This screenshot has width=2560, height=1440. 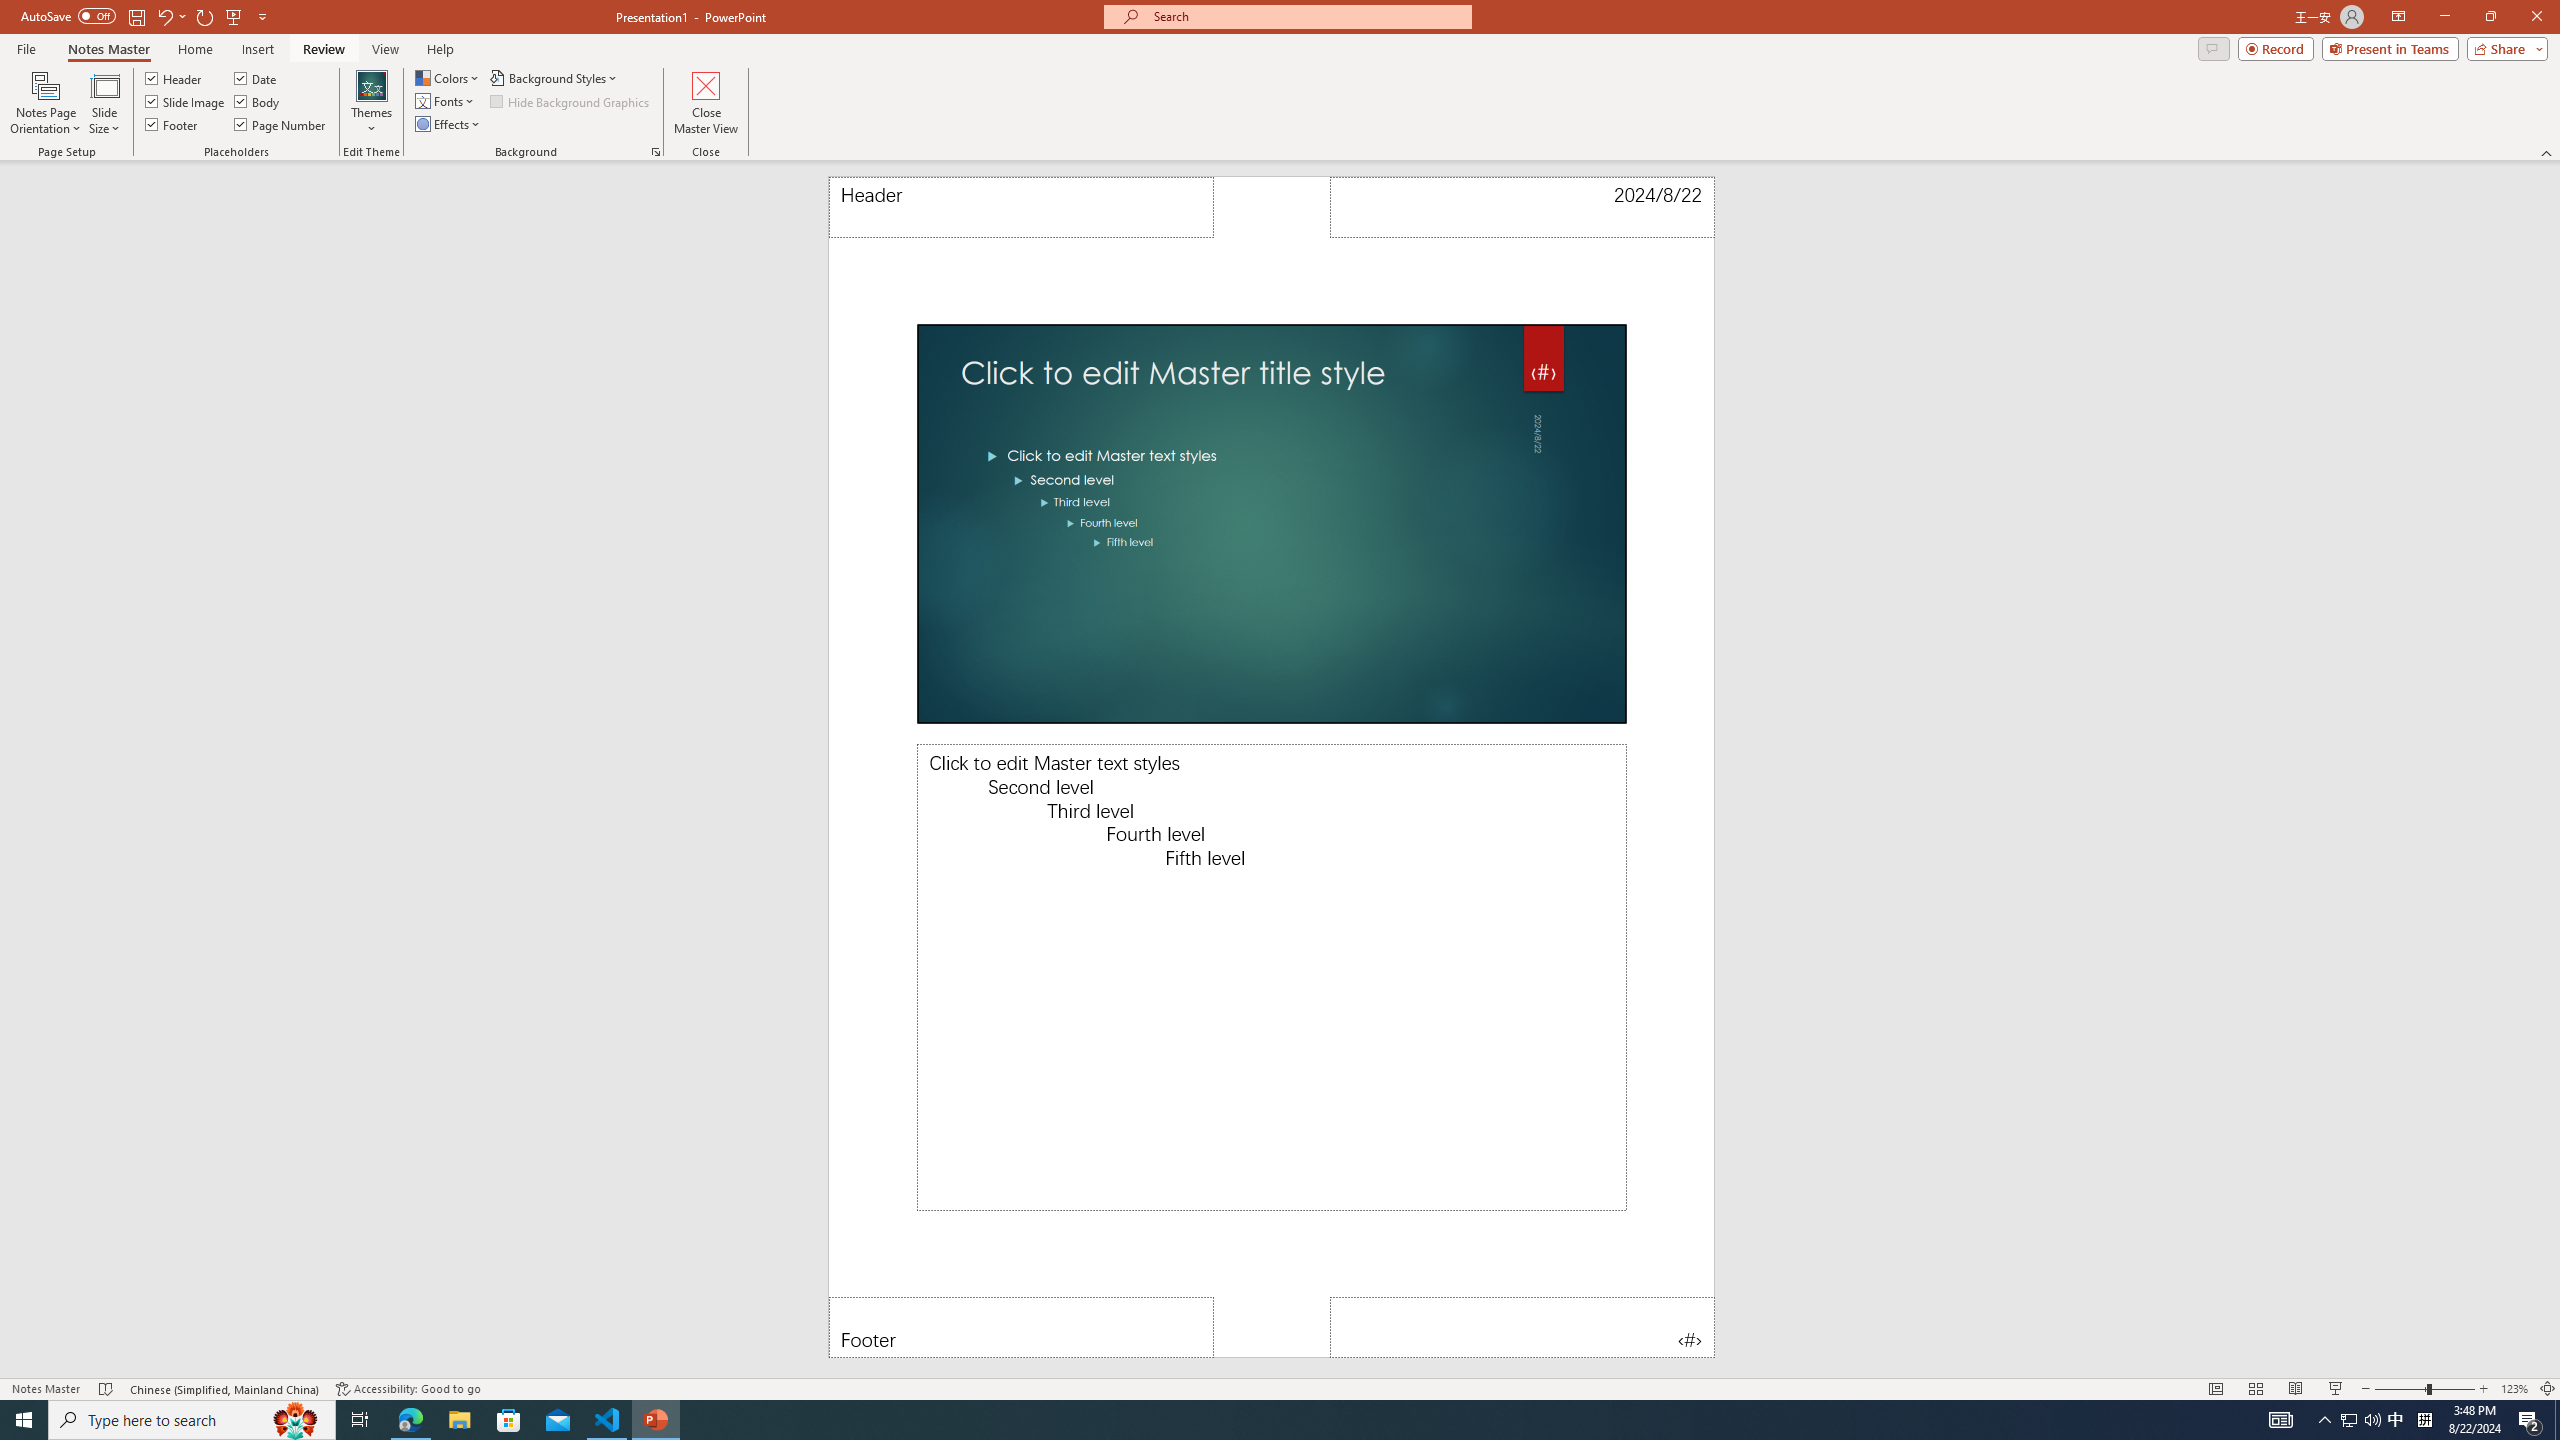 What do you see at coordinates (370, 103) in the screenshot?
I see `'Themes'` at bounding box center [370, 103].